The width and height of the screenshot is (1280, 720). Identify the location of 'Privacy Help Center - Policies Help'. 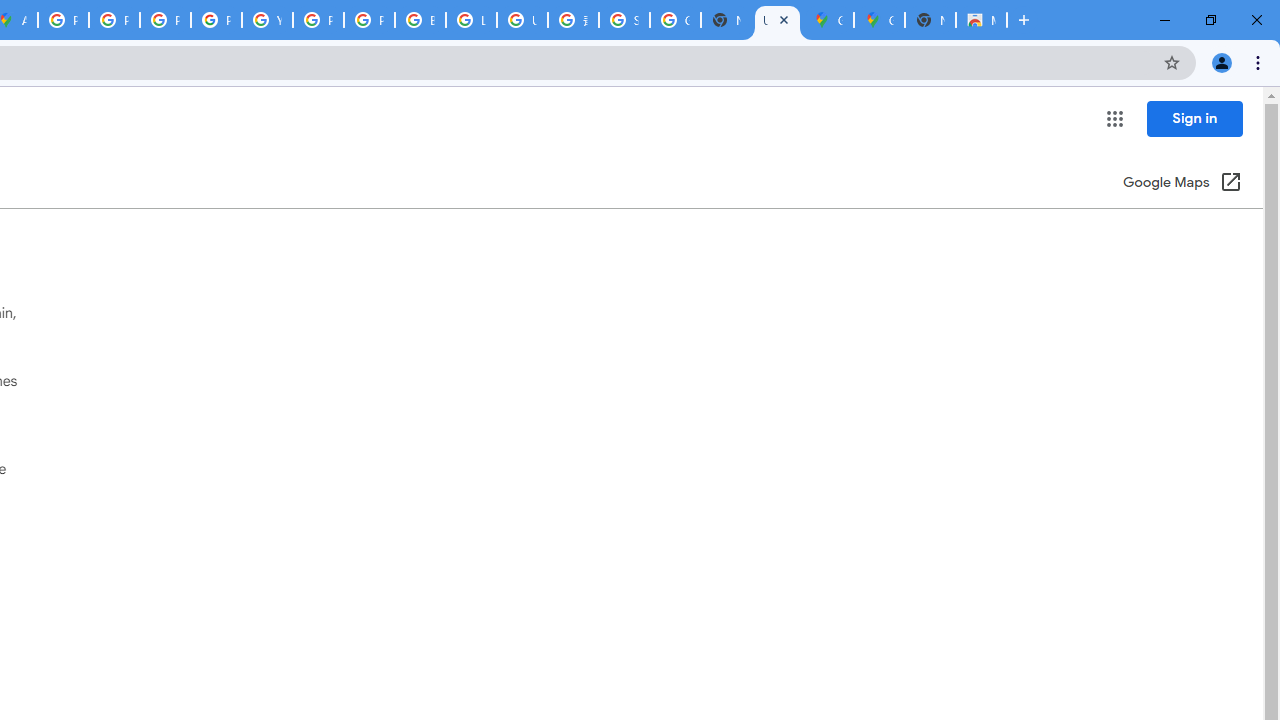
(112, 20).